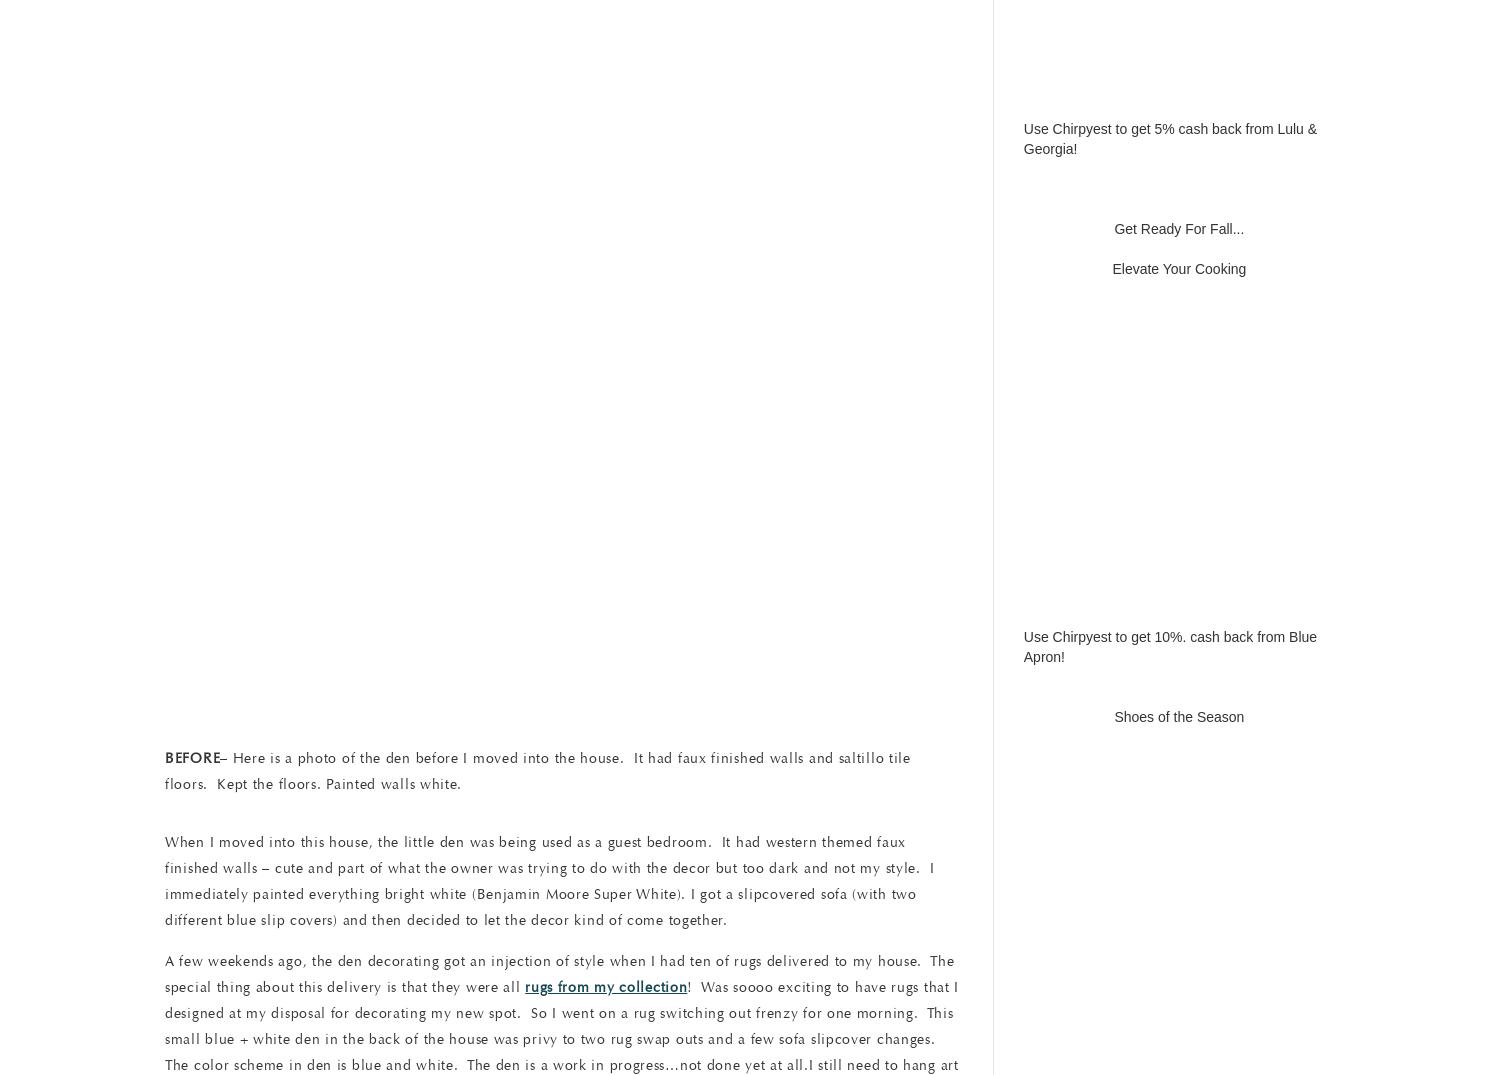 This screenshot has height=1075, width=1500. Describe the element at coordinates (165, 757) in the screenshot. I see `'BEFORE'` at that location.